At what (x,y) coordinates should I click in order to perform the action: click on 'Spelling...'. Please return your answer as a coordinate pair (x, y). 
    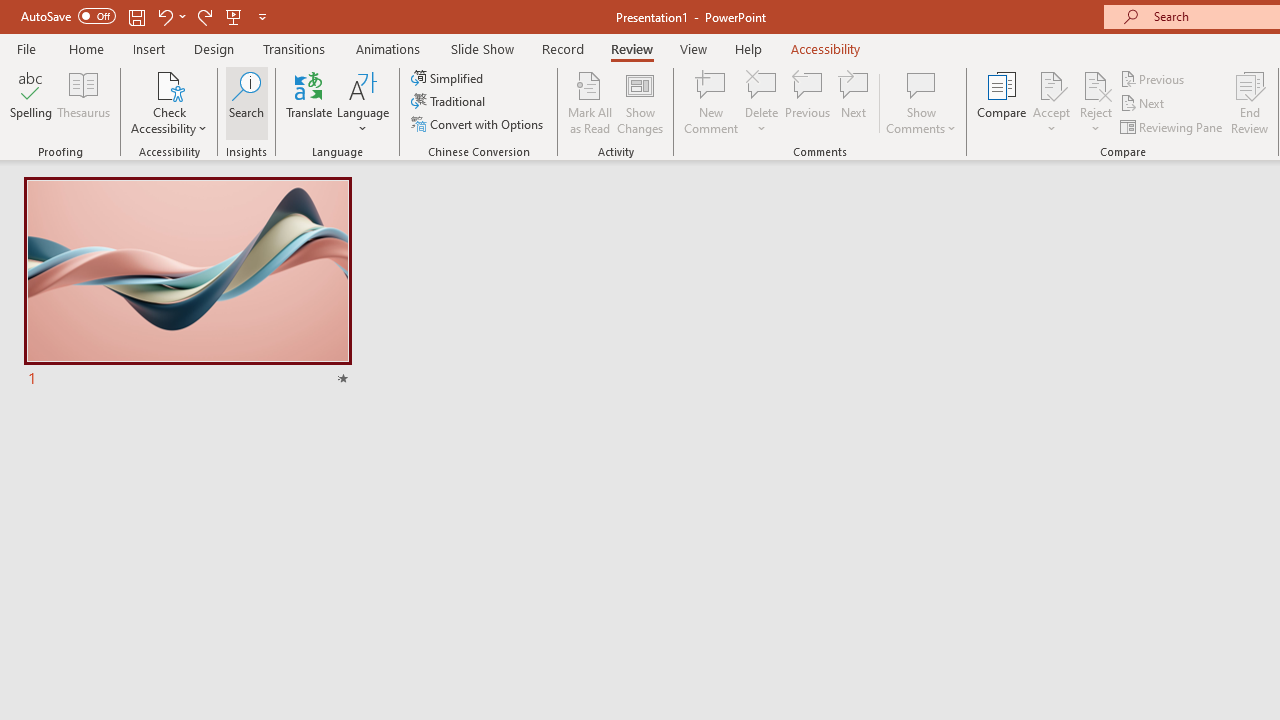
    Looking at the image, I should click on (31, 103).